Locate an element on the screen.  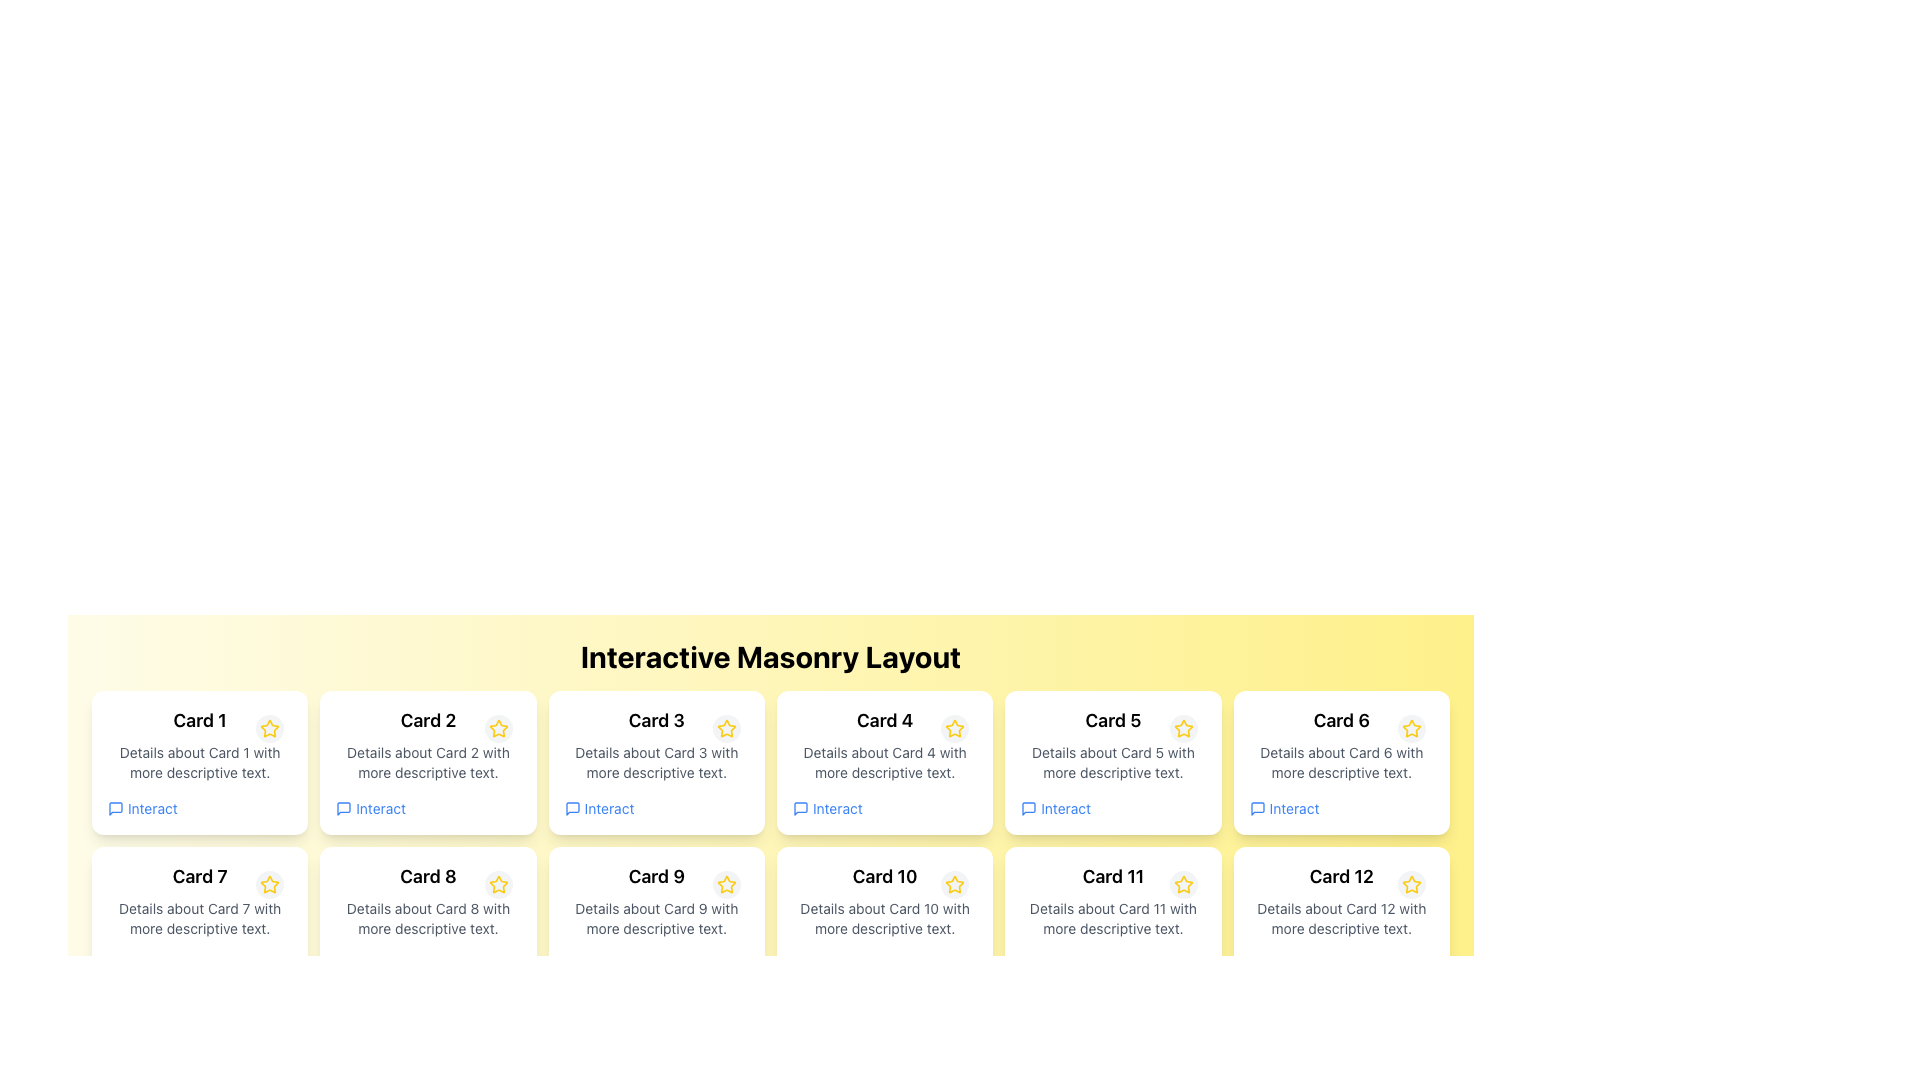
the star-shaped yellow button with a gray border located at the top-right corner of 'Card 9' is located at coordinates (725, 885).